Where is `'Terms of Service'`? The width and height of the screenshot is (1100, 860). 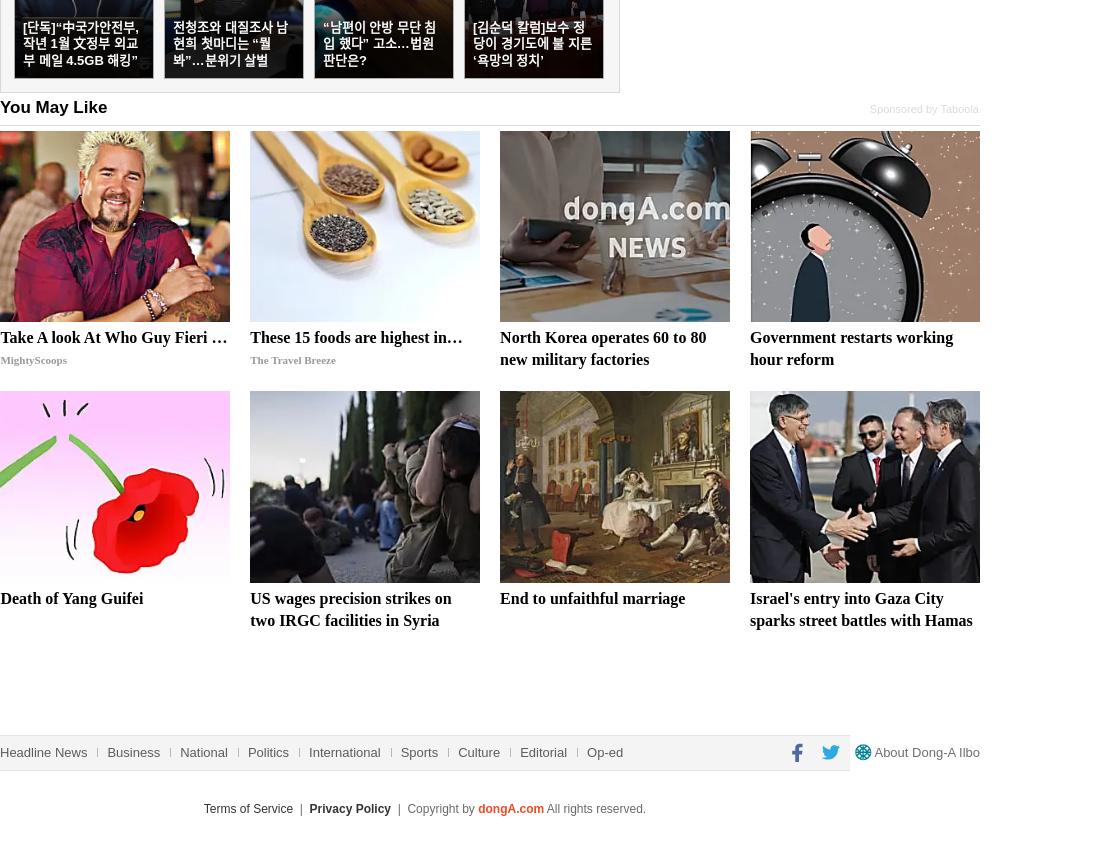
'Terms of Service' is located at coordinates (248, 806).